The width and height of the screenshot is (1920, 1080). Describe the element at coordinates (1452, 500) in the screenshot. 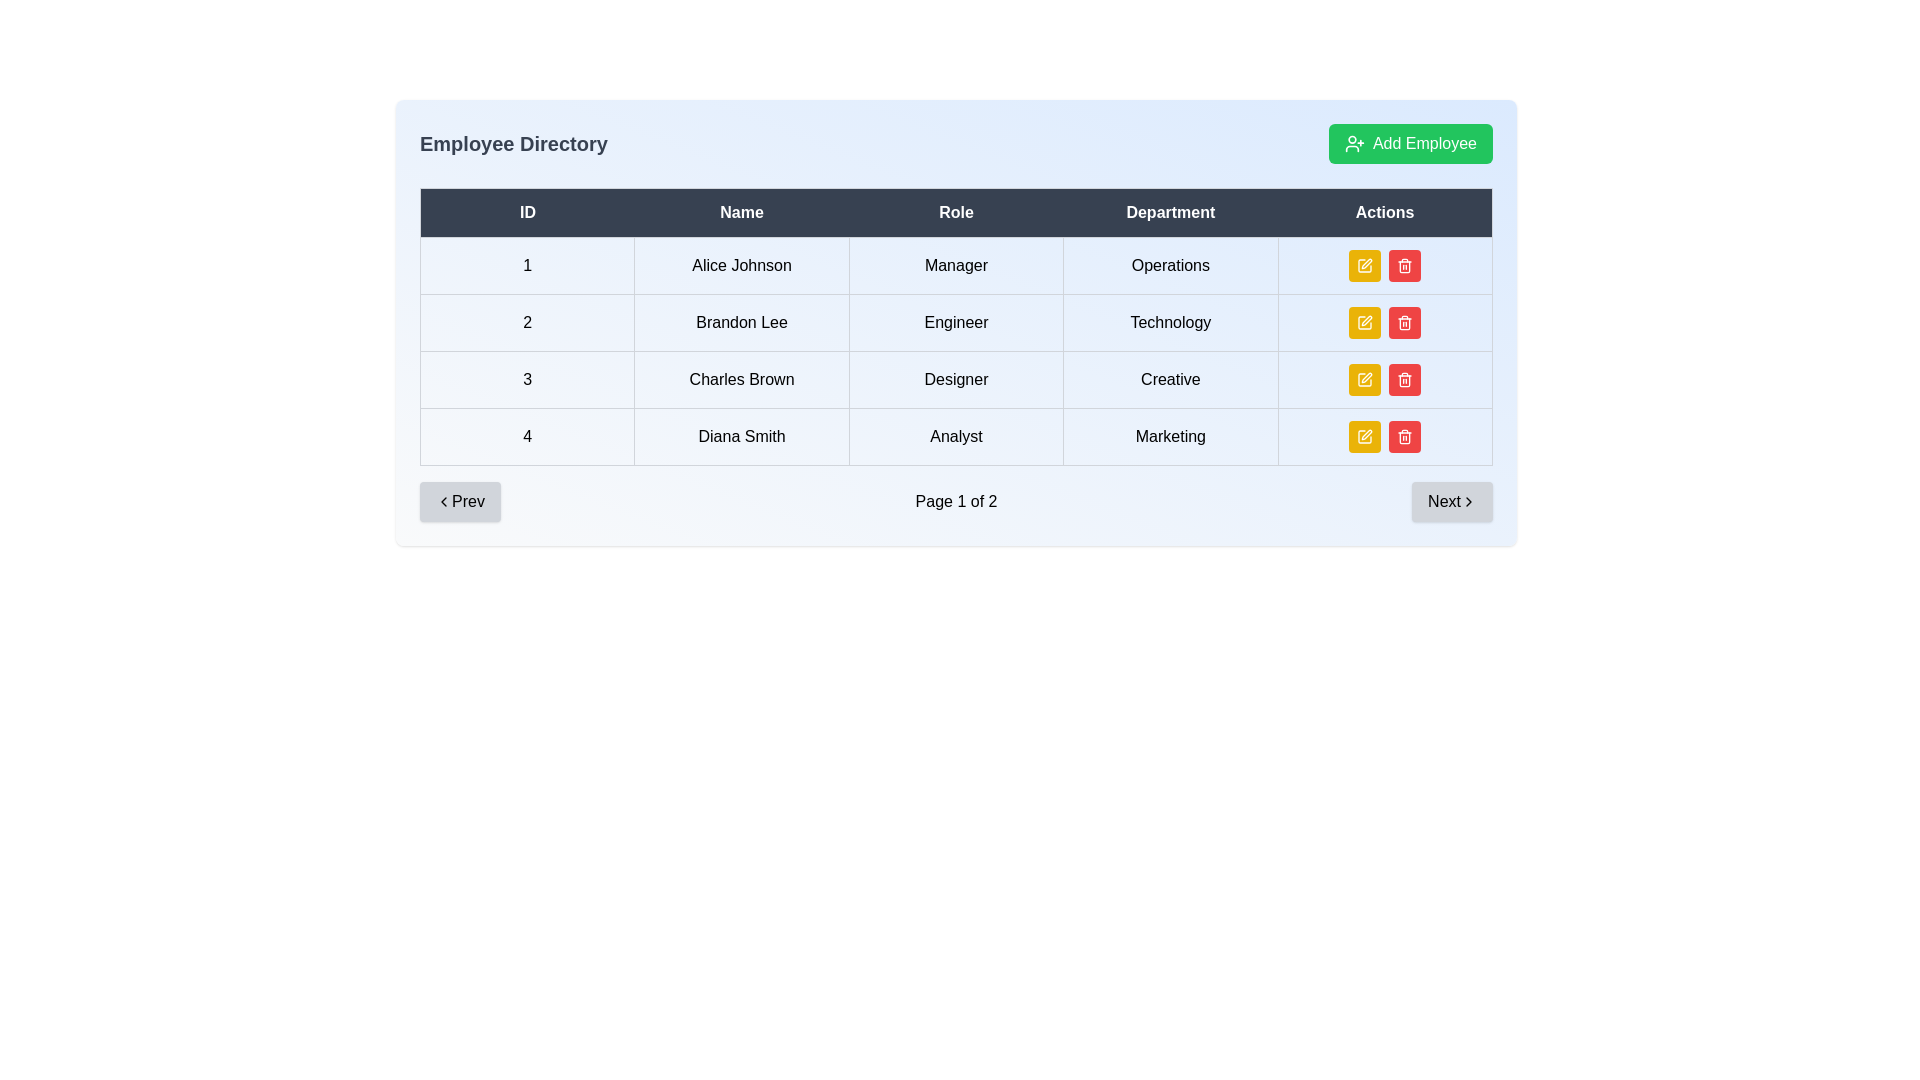

I see `the 'Next' button, which is labeled with an arrow icon pointing to the right and located at the far-right end of the navigation controls` at that location.